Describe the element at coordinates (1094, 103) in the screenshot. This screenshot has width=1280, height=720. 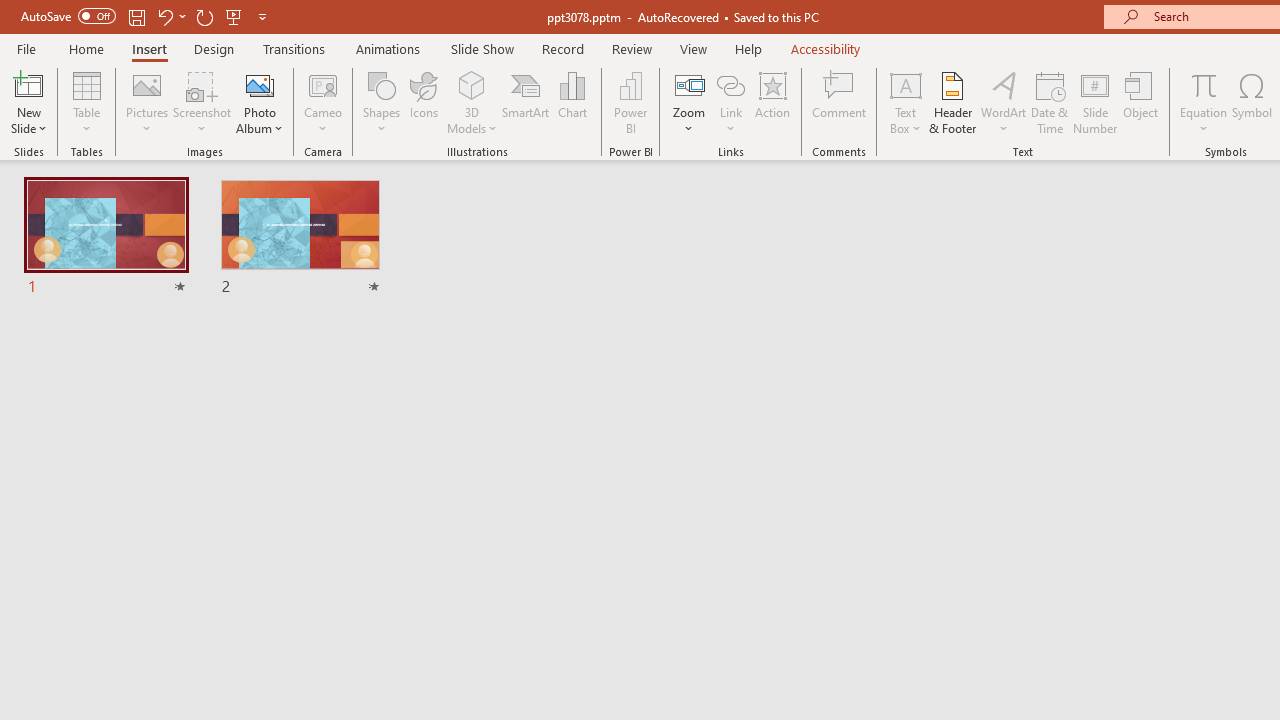
I see `'Slide Number'` at that location.